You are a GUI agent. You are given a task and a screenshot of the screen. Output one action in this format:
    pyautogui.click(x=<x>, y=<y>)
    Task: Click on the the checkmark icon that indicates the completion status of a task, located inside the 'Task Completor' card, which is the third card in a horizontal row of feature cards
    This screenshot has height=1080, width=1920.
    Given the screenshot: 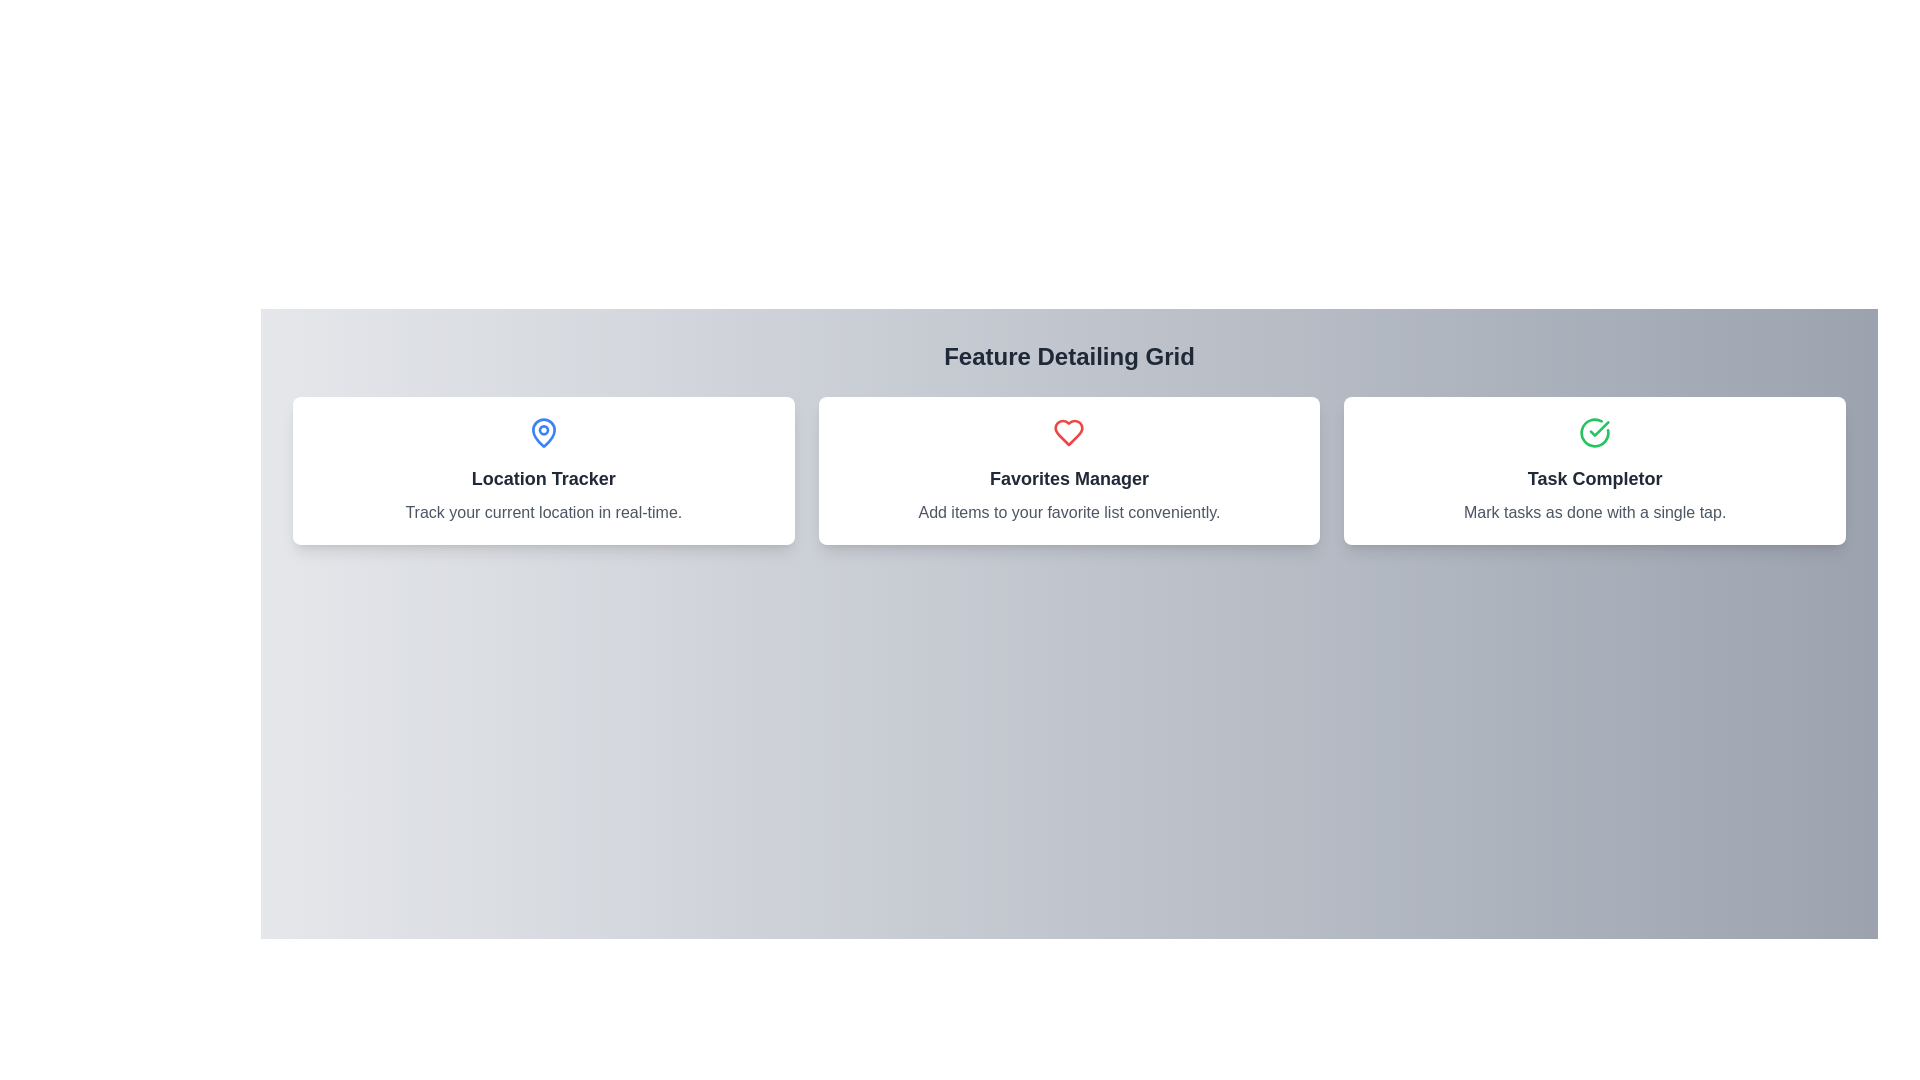 What is the action you would take?
    pyautogui.click(x=1598, y=427)
    